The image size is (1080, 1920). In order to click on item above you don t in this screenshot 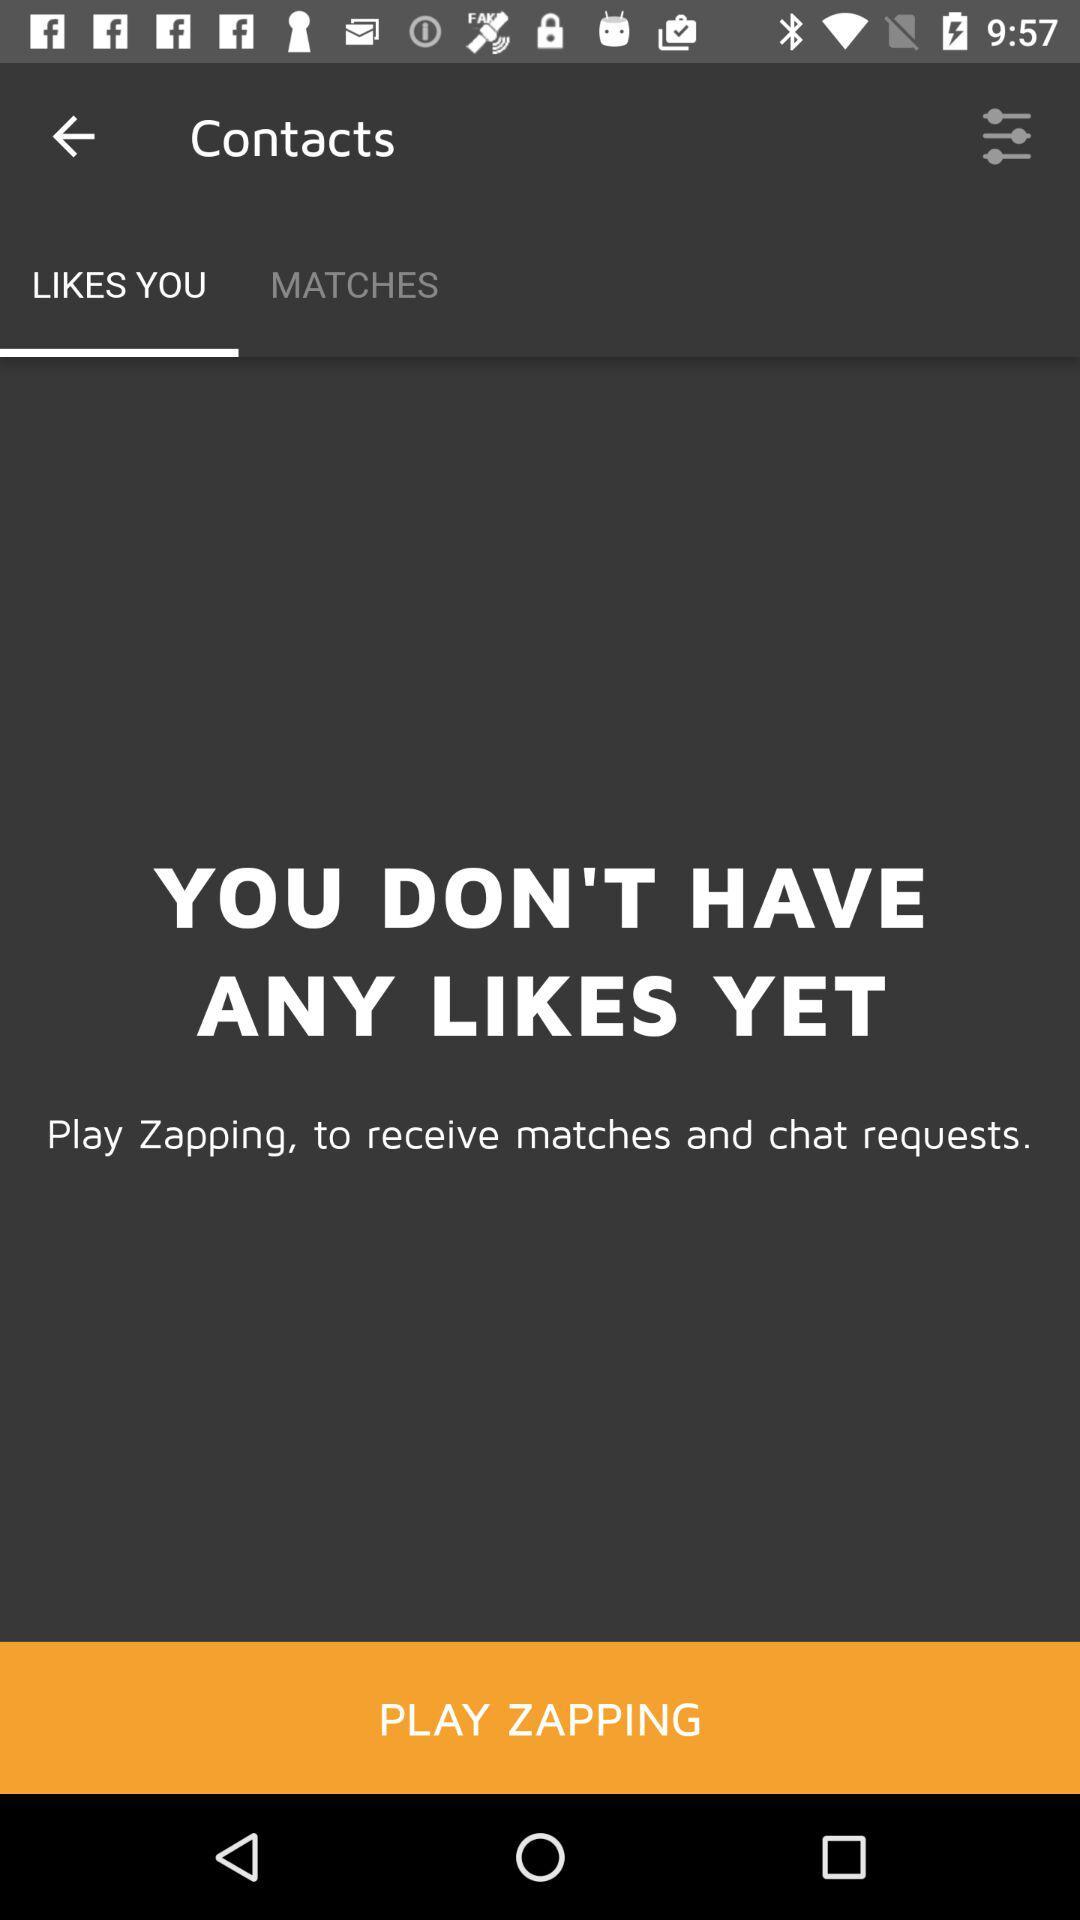, I will do `click(1006, 135)`.